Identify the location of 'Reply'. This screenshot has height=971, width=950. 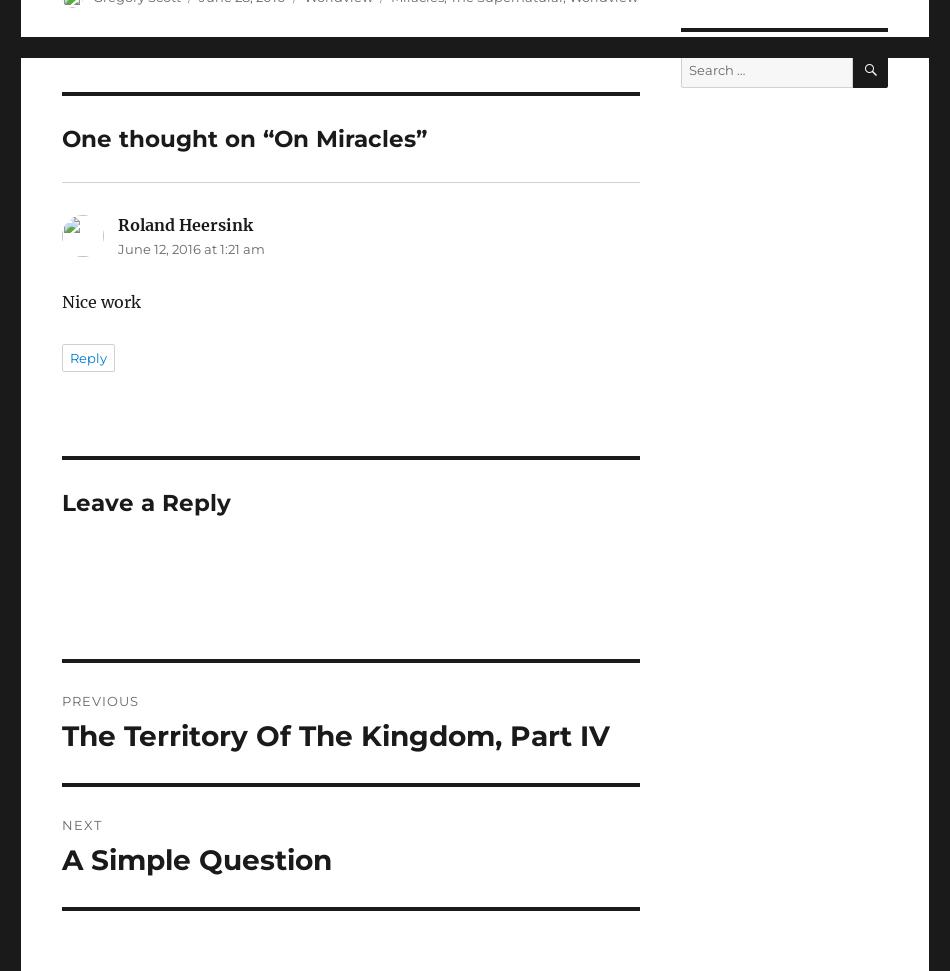
(88, 358).